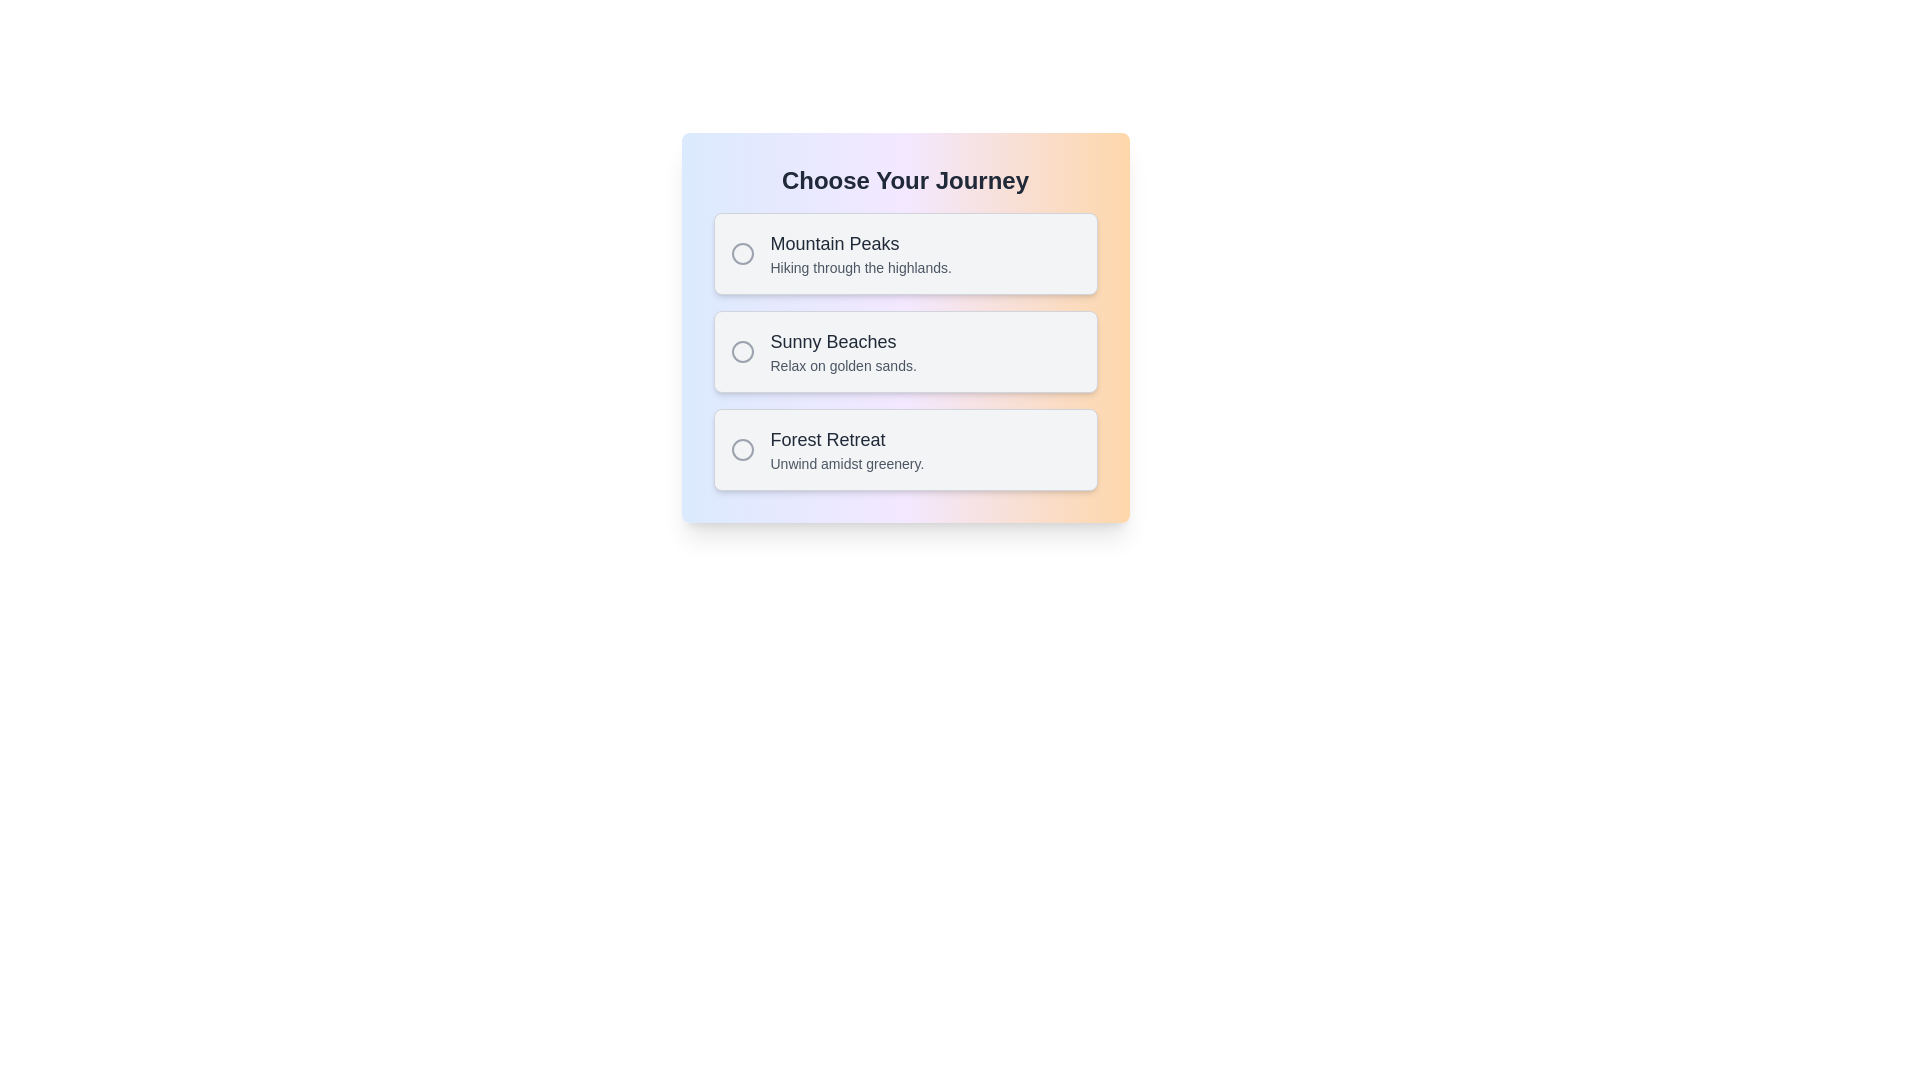 This screenshot has width=1920, height=1080. Describe the element at coordinates (861, 242) in the screenshot. I see `the descriptive title text label for the first selection option located in the first card under 'Choose Your Journey', positioned above the subtext 'Hiking through the highlands' and next to a radio button` at that location.